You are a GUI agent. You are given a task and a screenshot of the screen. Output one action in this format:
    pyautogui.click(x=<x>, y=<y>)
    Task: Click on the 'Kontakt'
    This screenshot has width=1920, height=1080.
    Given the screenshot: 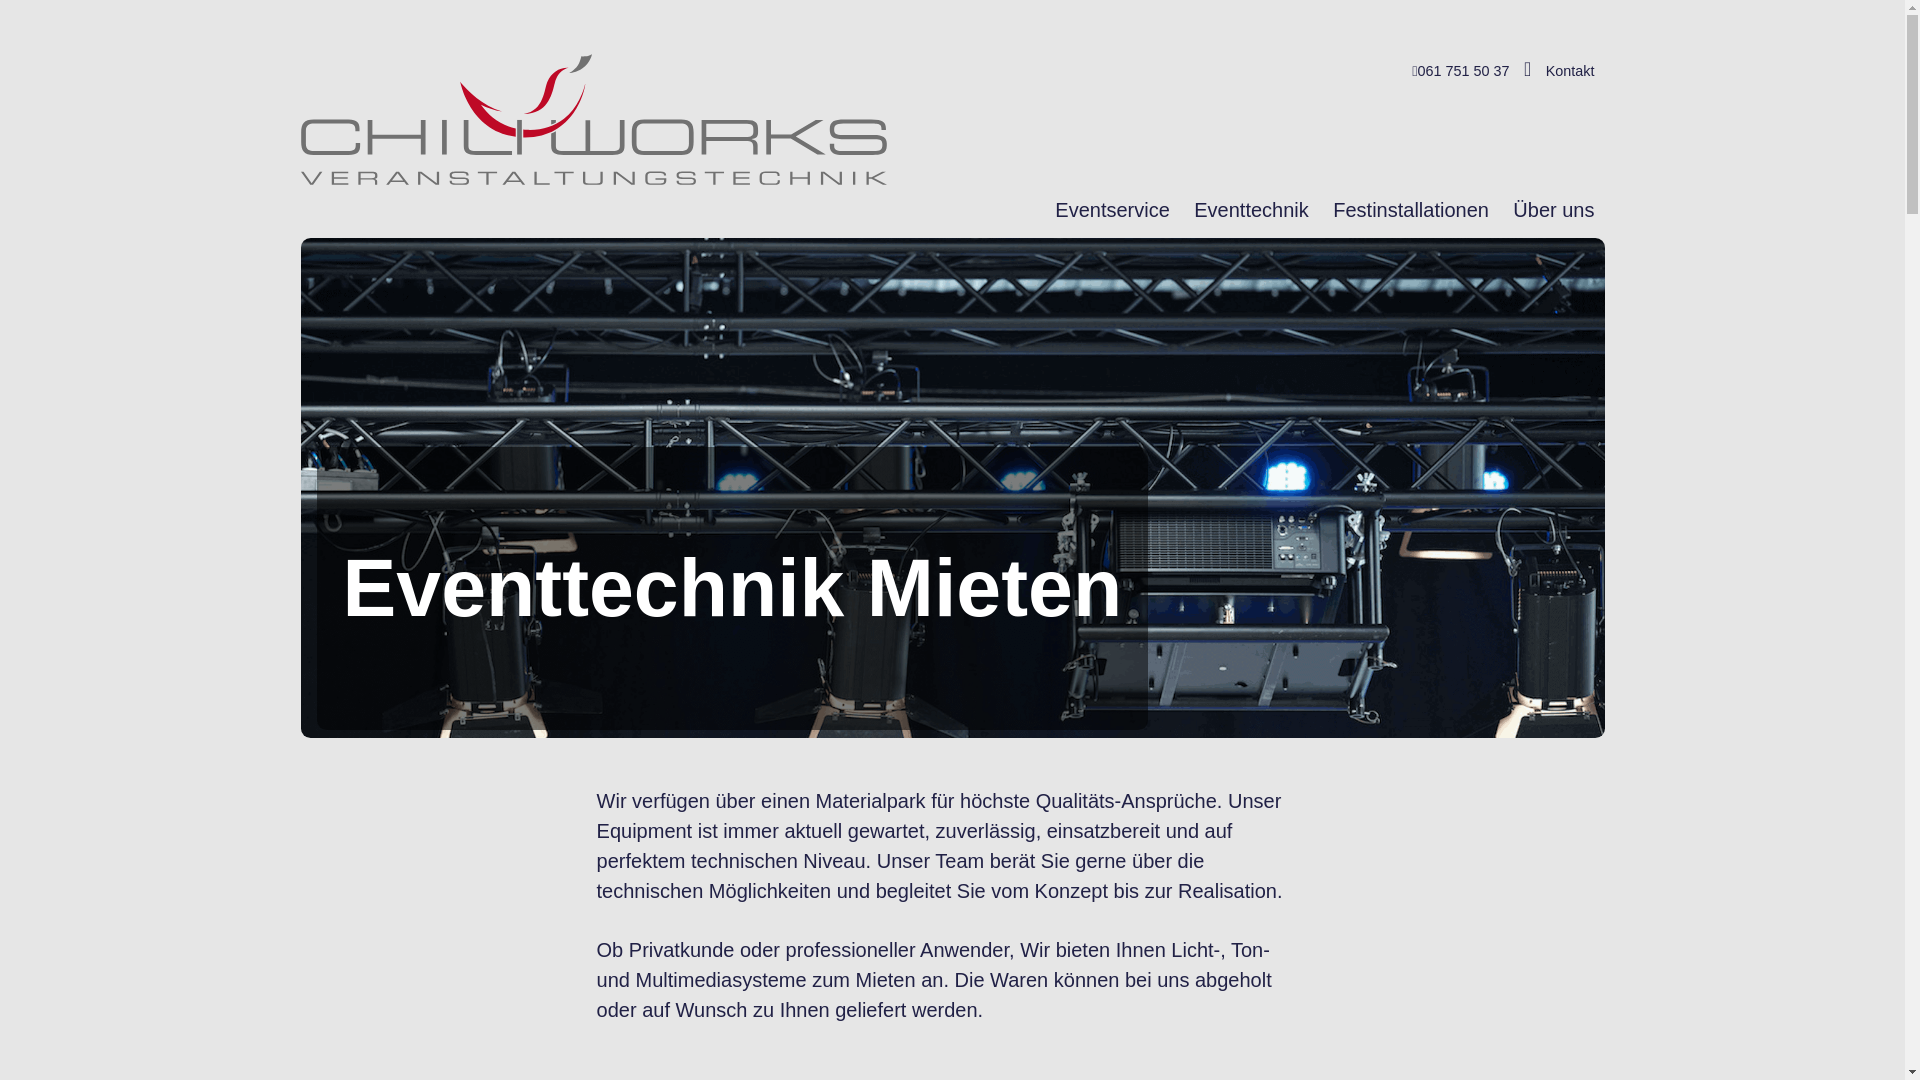 What is the action you would take?
    pyautogui.click(x=1569, y=69)
    